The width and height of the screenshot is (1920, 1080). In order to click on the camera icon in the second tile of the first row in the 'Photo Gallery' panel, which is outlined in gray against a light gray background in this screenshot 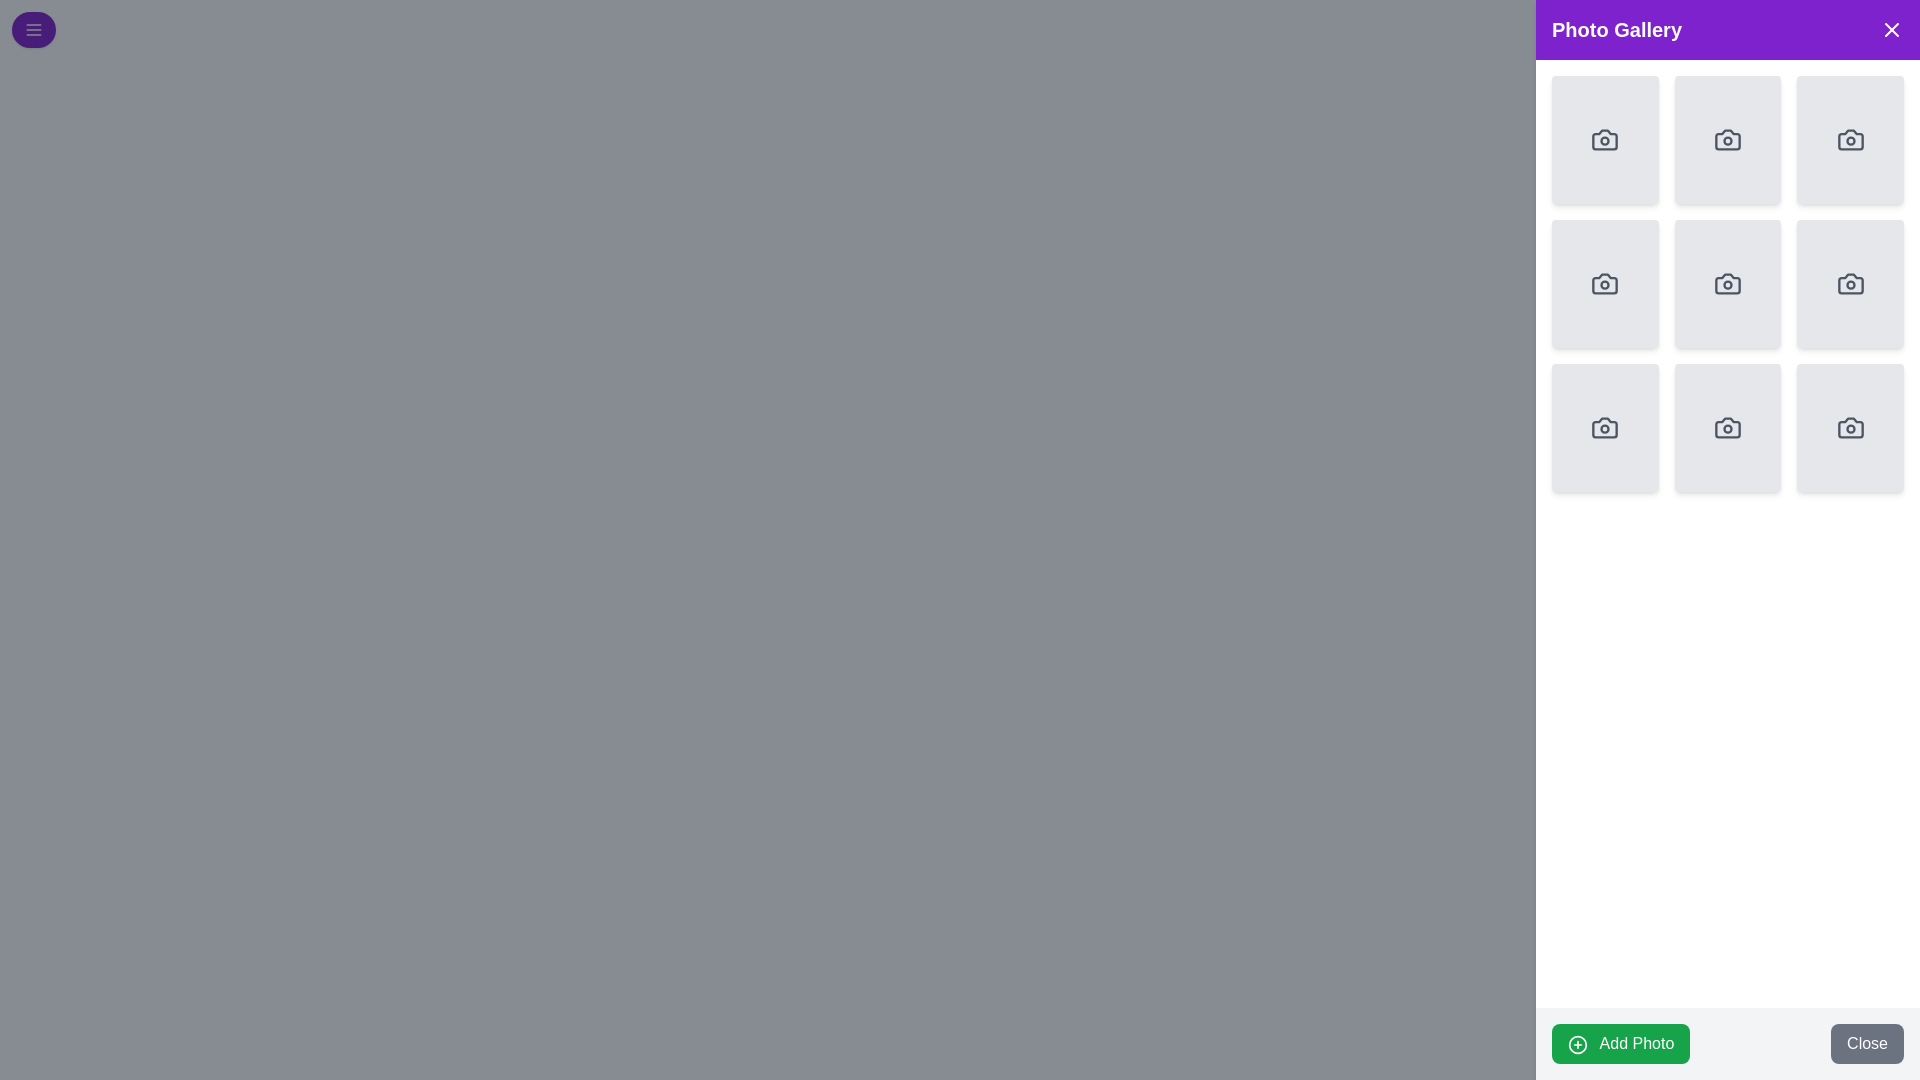, I will do `click(1727, 138)`.